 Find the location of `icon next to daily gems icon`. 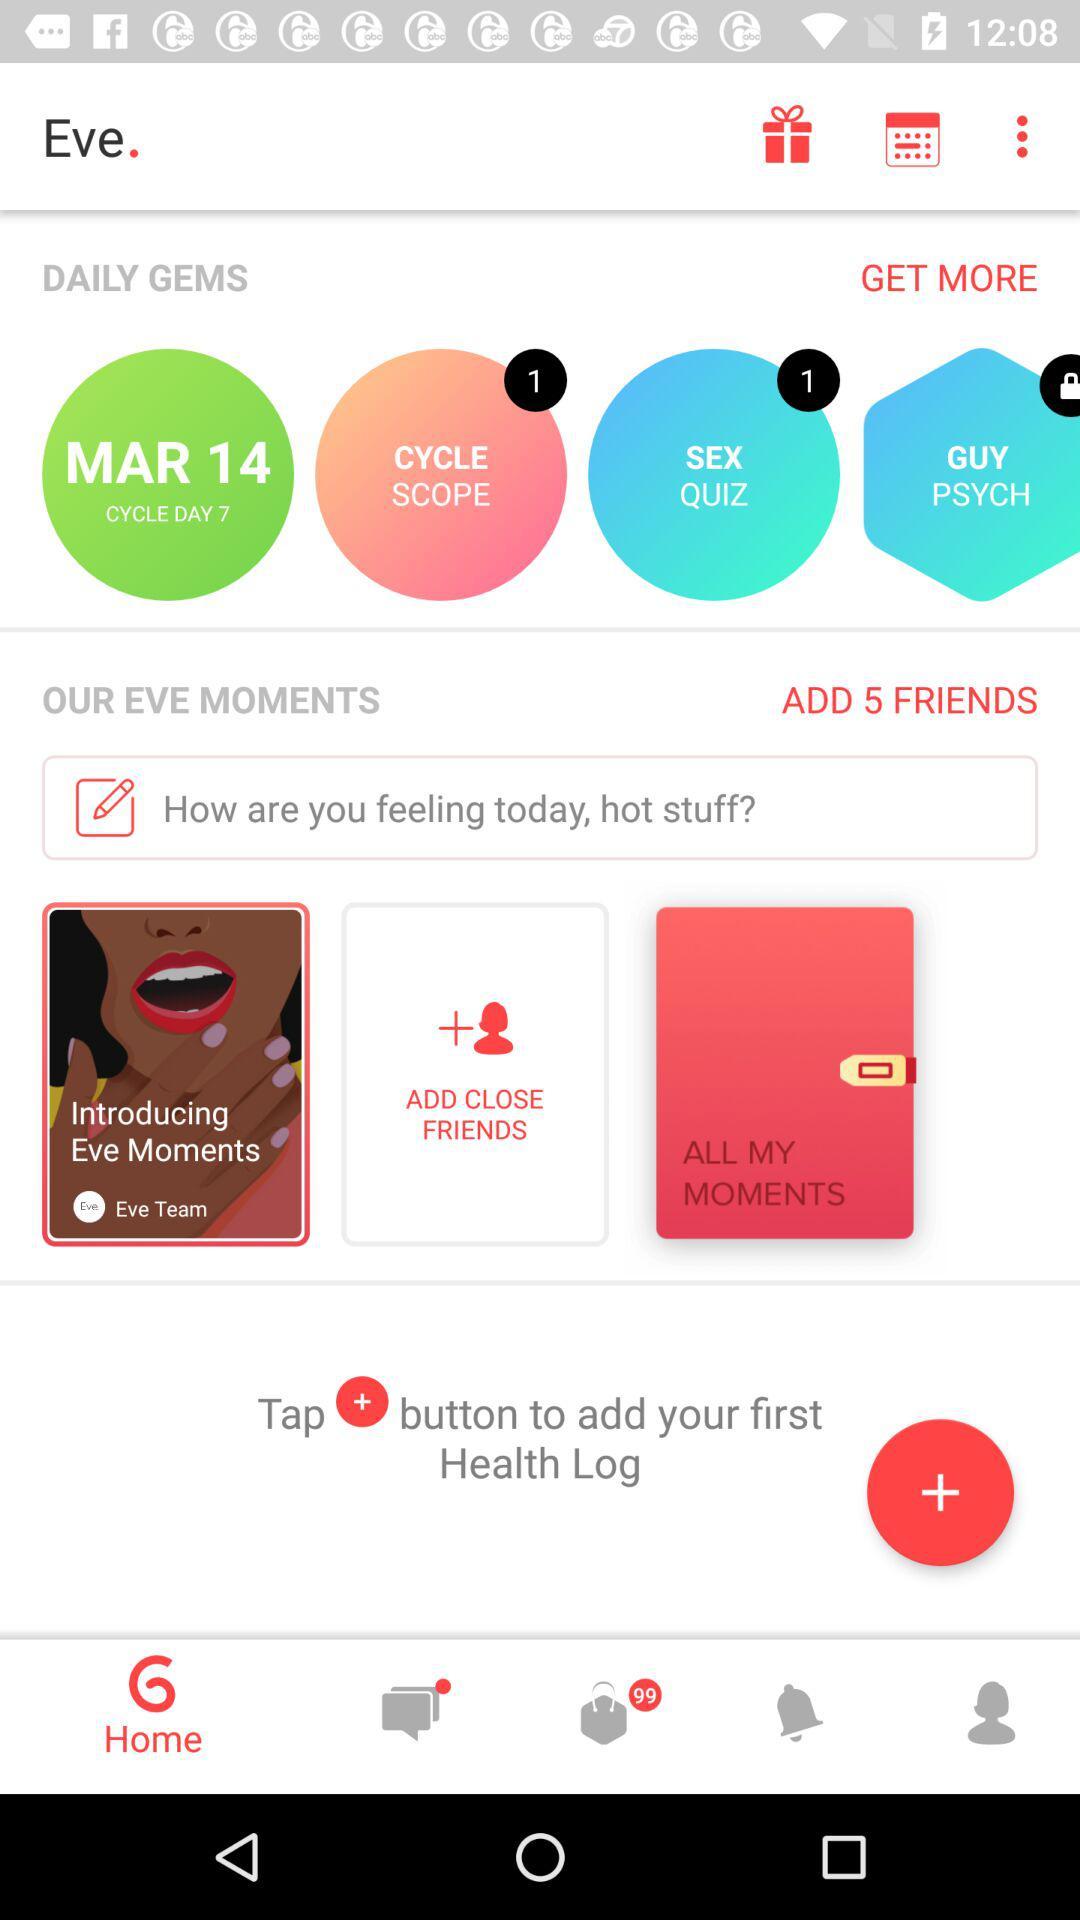

icon next to daily gems icon is located at coordinates (948, 275).